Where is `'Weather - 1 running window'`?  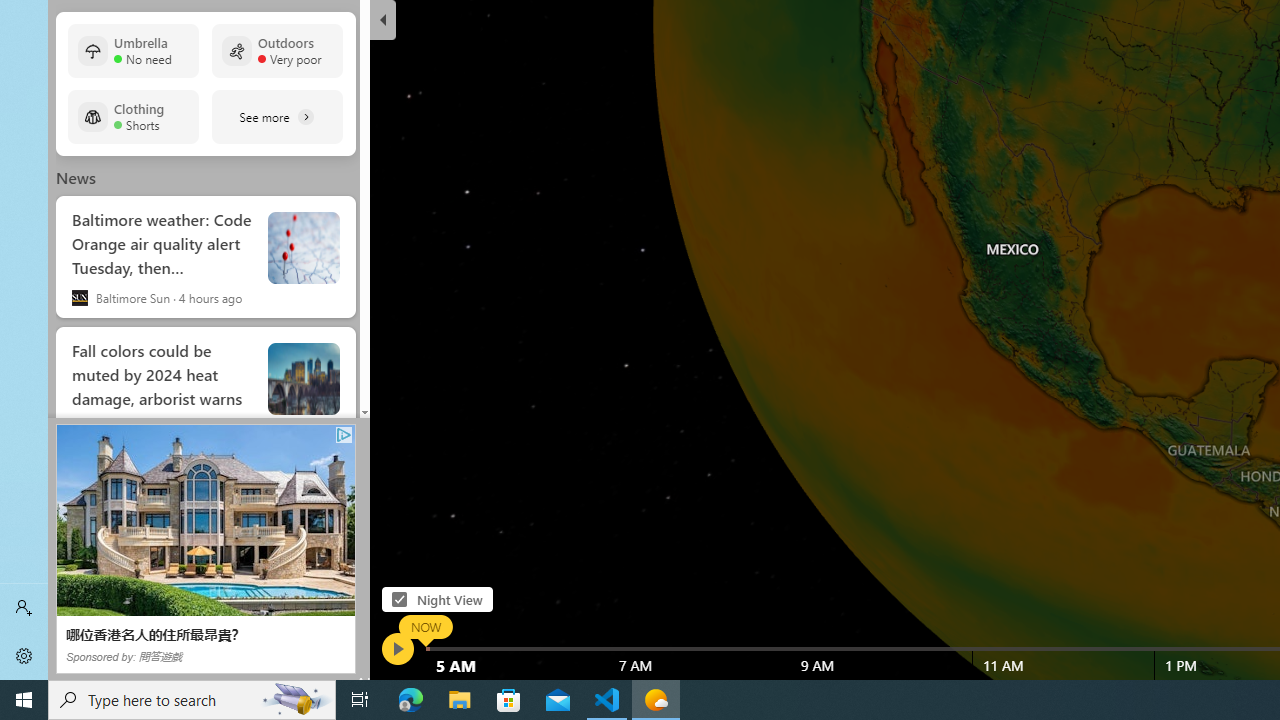
'Weather - 1 running window' is located at coordinates (656, 698).